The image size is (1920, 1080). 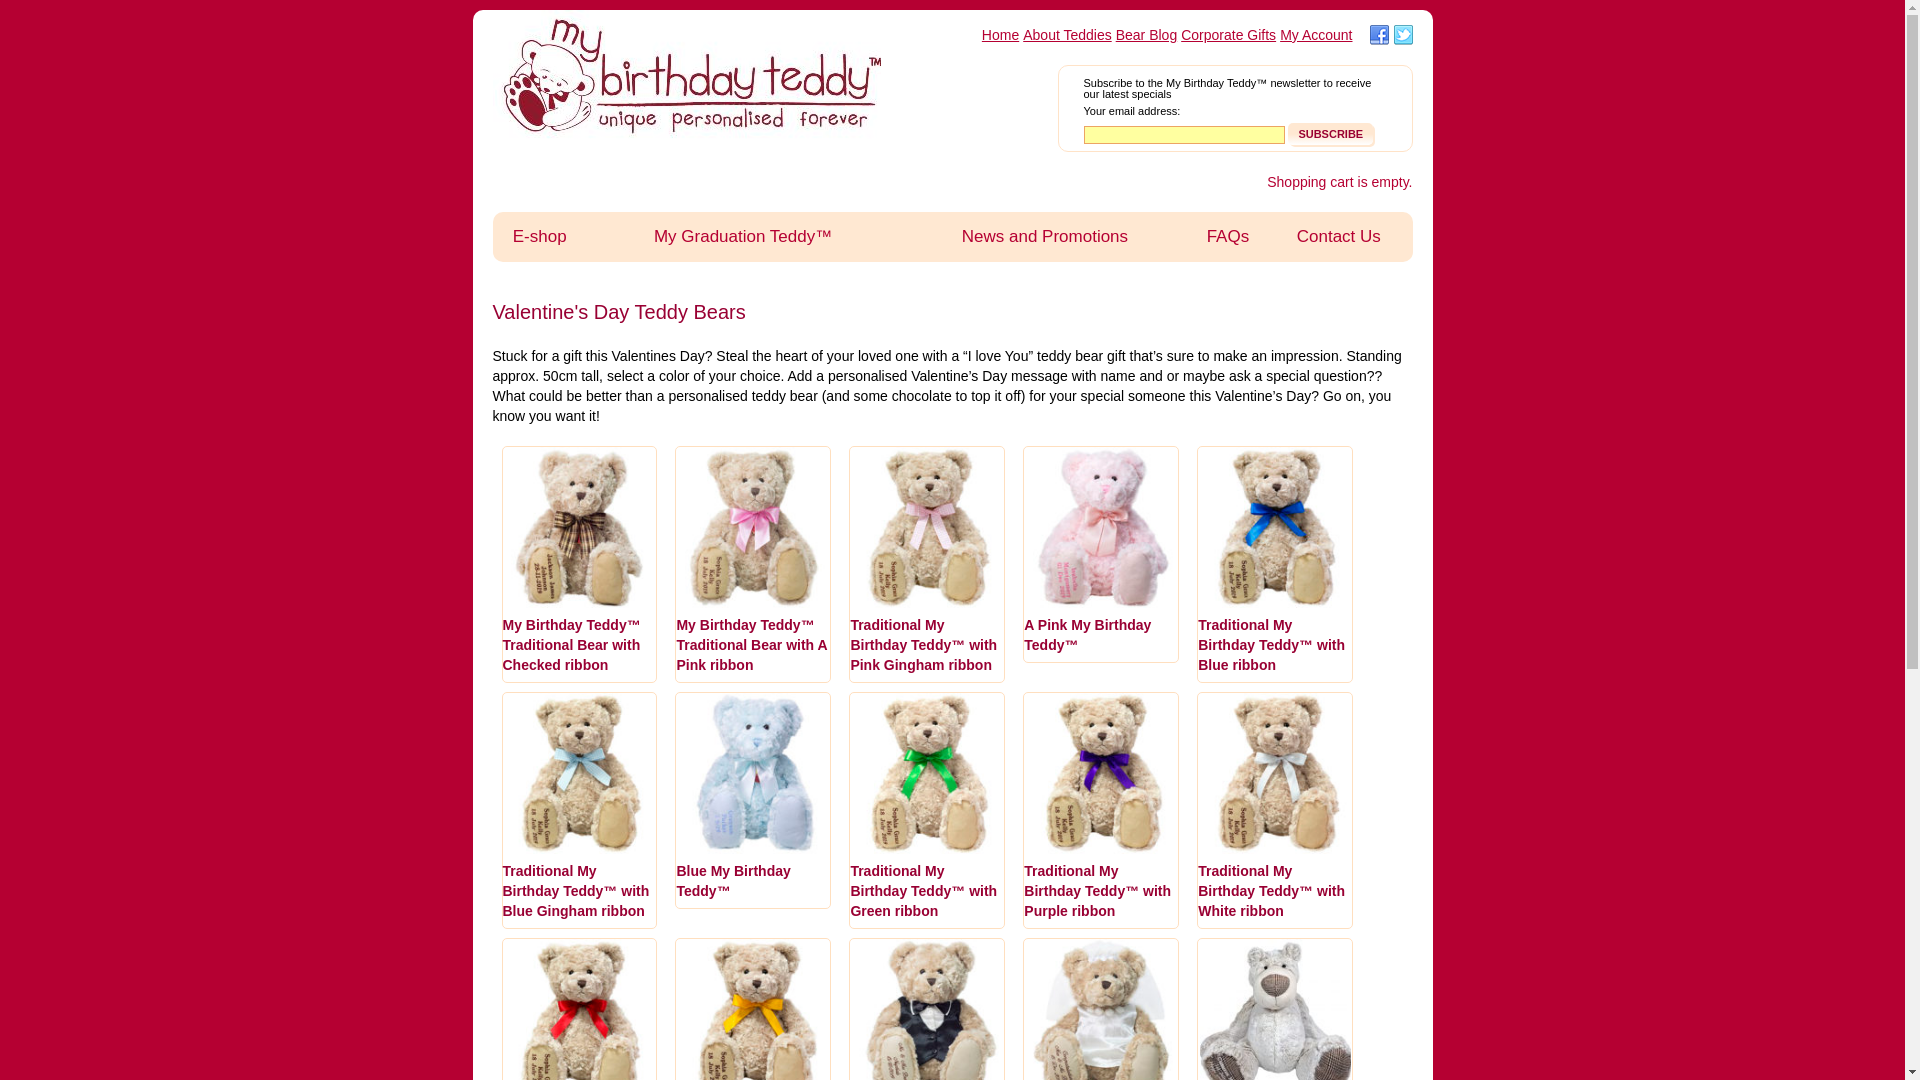 I want to click on 'E-shop', so click(x=538, y=235).